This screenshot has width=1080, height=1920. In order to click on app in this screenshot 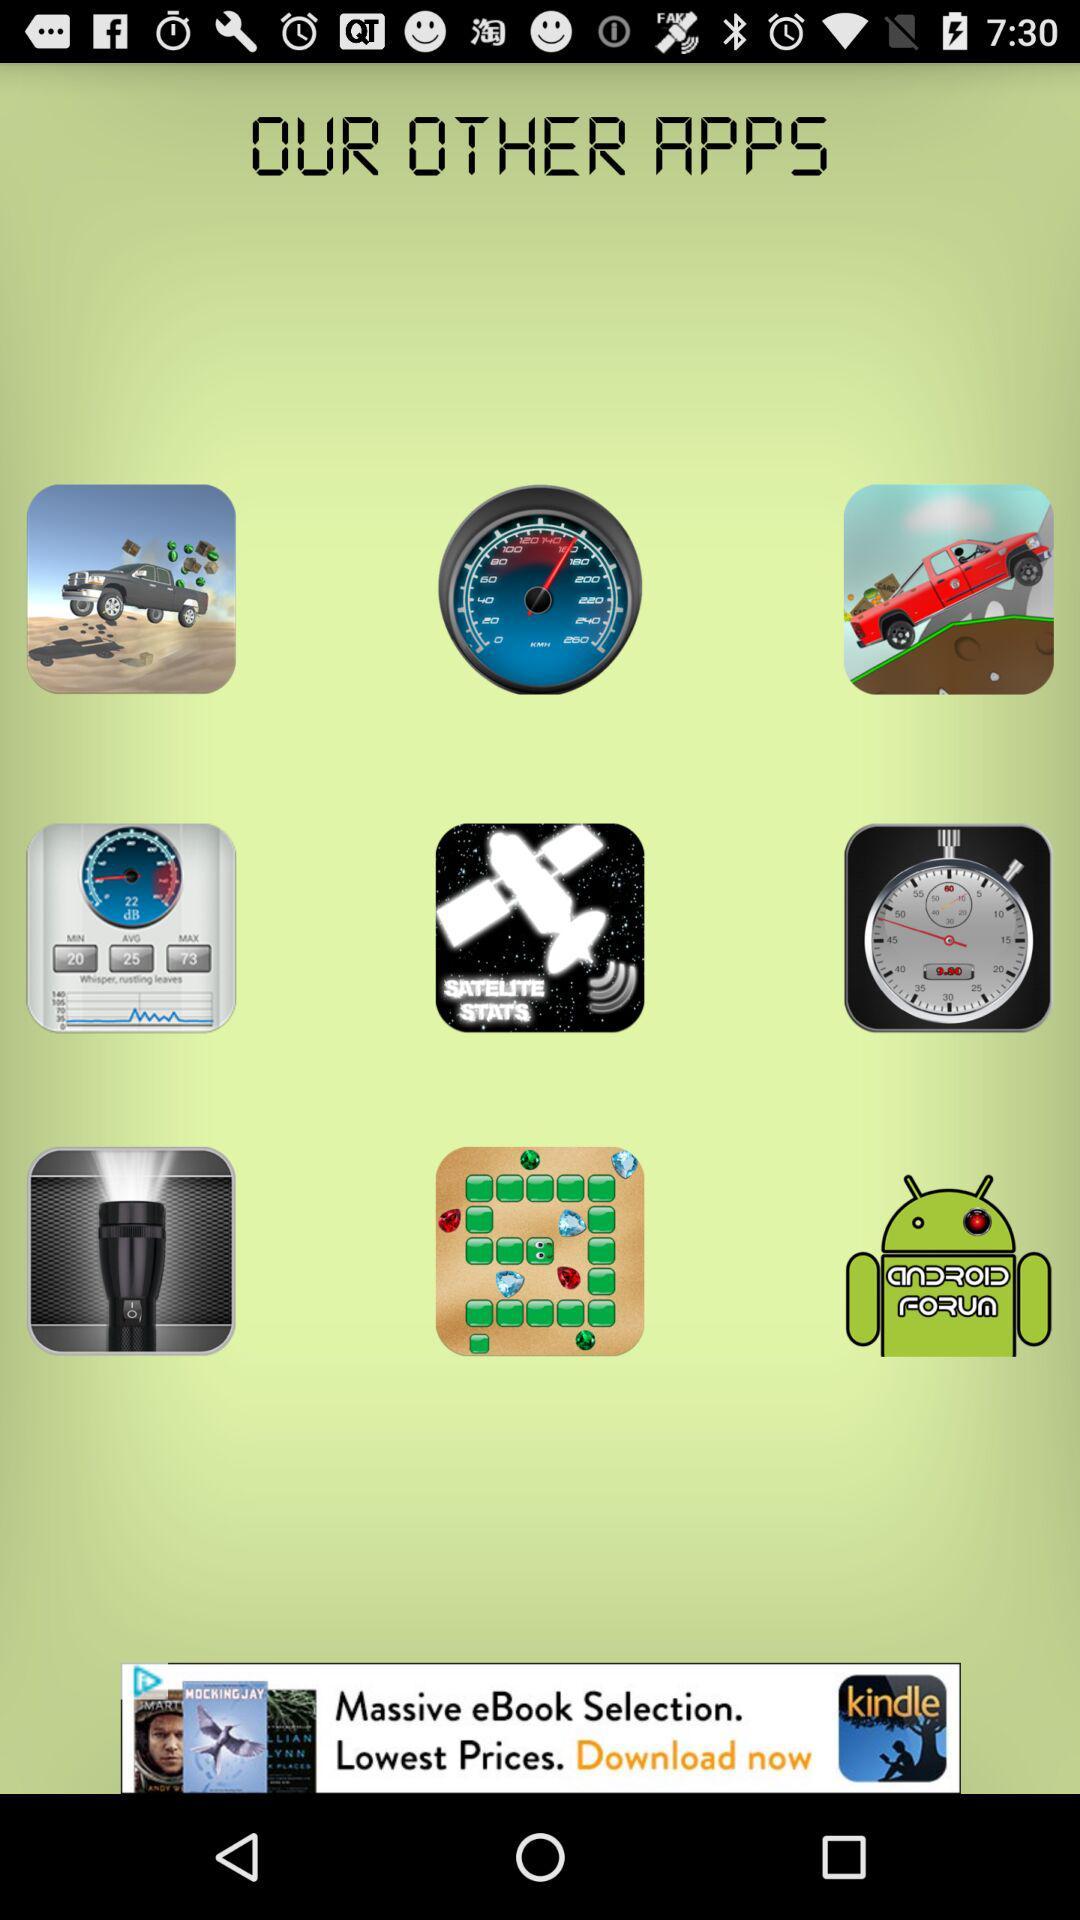, I will do `click(131, 588)`.